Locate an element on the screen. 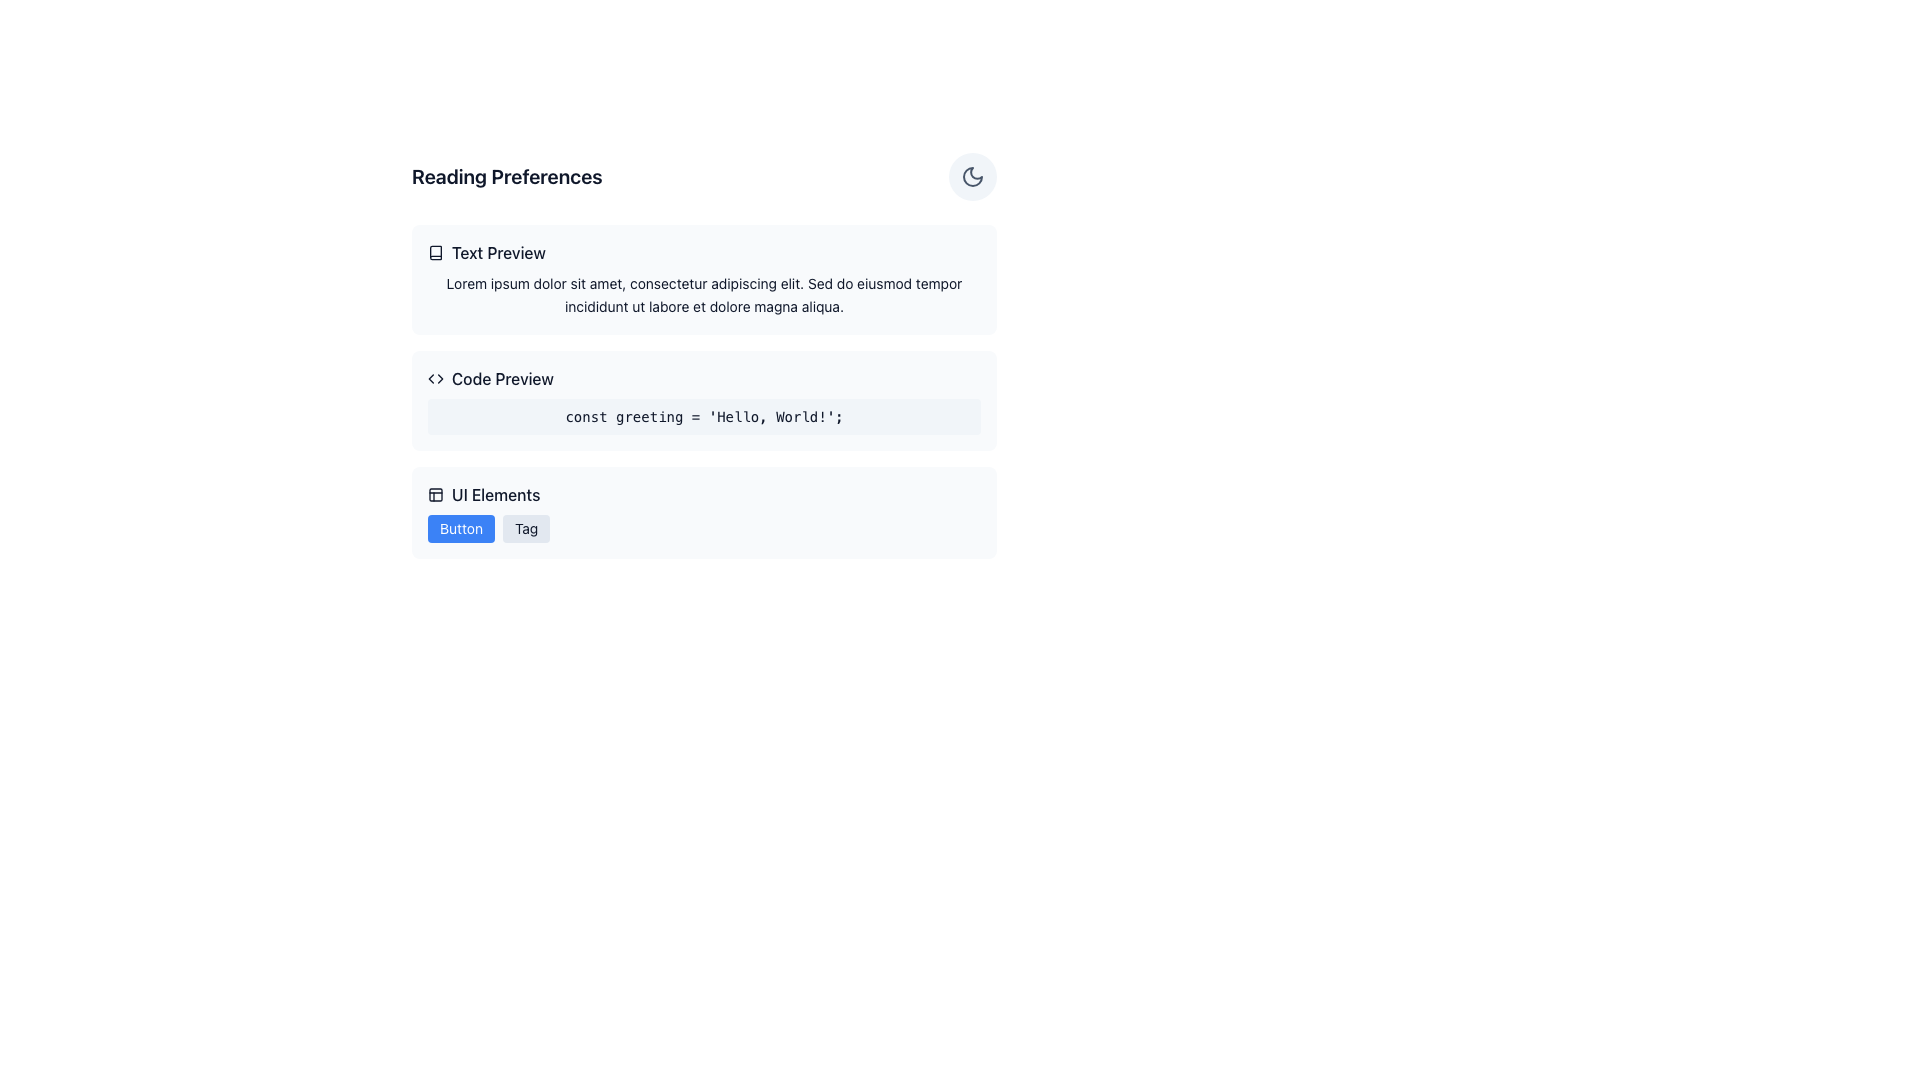 The image size is (1920, 1080). the icon resembling a panel layout with a stroke-based outline, positioned to the left of the text 'UI Elements' is located at coordinates (435, 493).